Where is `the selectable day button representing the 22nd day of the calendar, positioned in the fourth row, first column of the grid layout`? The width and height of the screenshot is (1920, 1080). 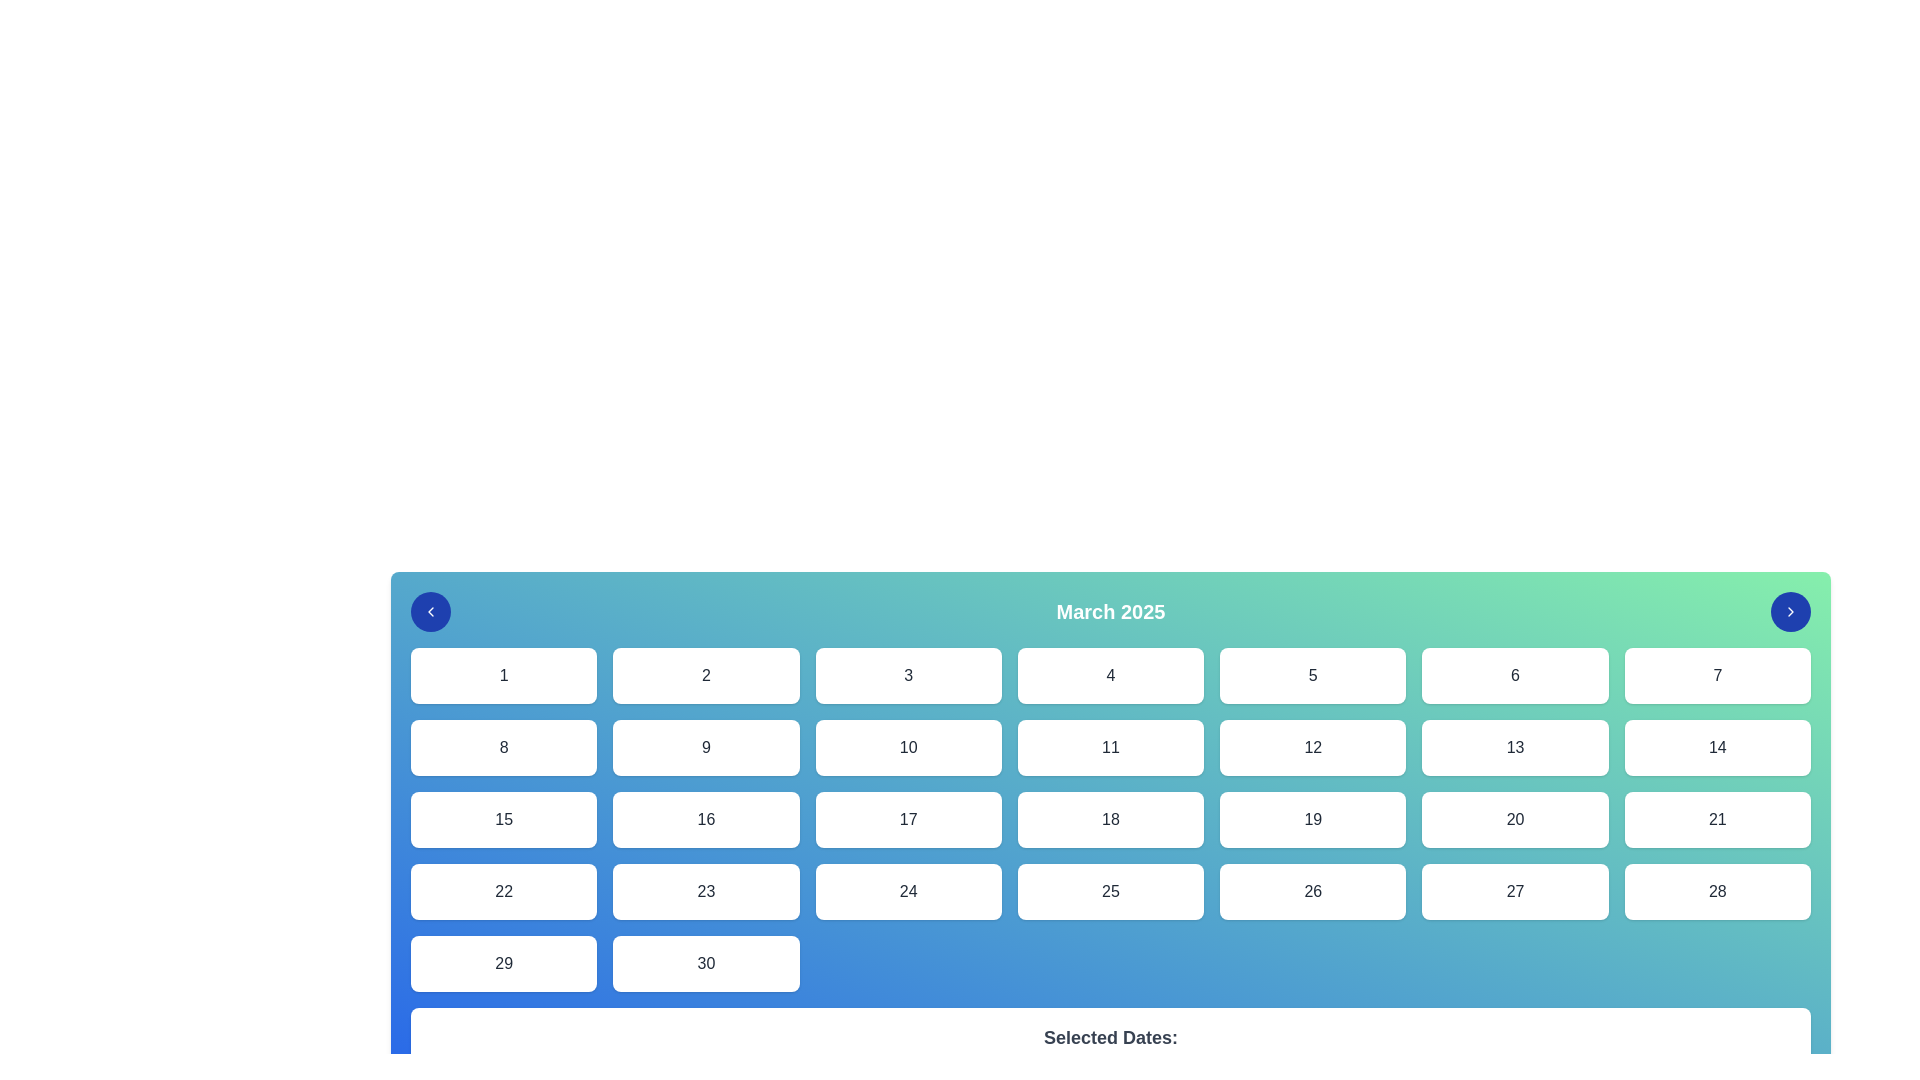 the selectable day button representing the 22nd day of the calendar, positioned in the fourth row, first column of the grid layout is located at coordinates (504, 890).